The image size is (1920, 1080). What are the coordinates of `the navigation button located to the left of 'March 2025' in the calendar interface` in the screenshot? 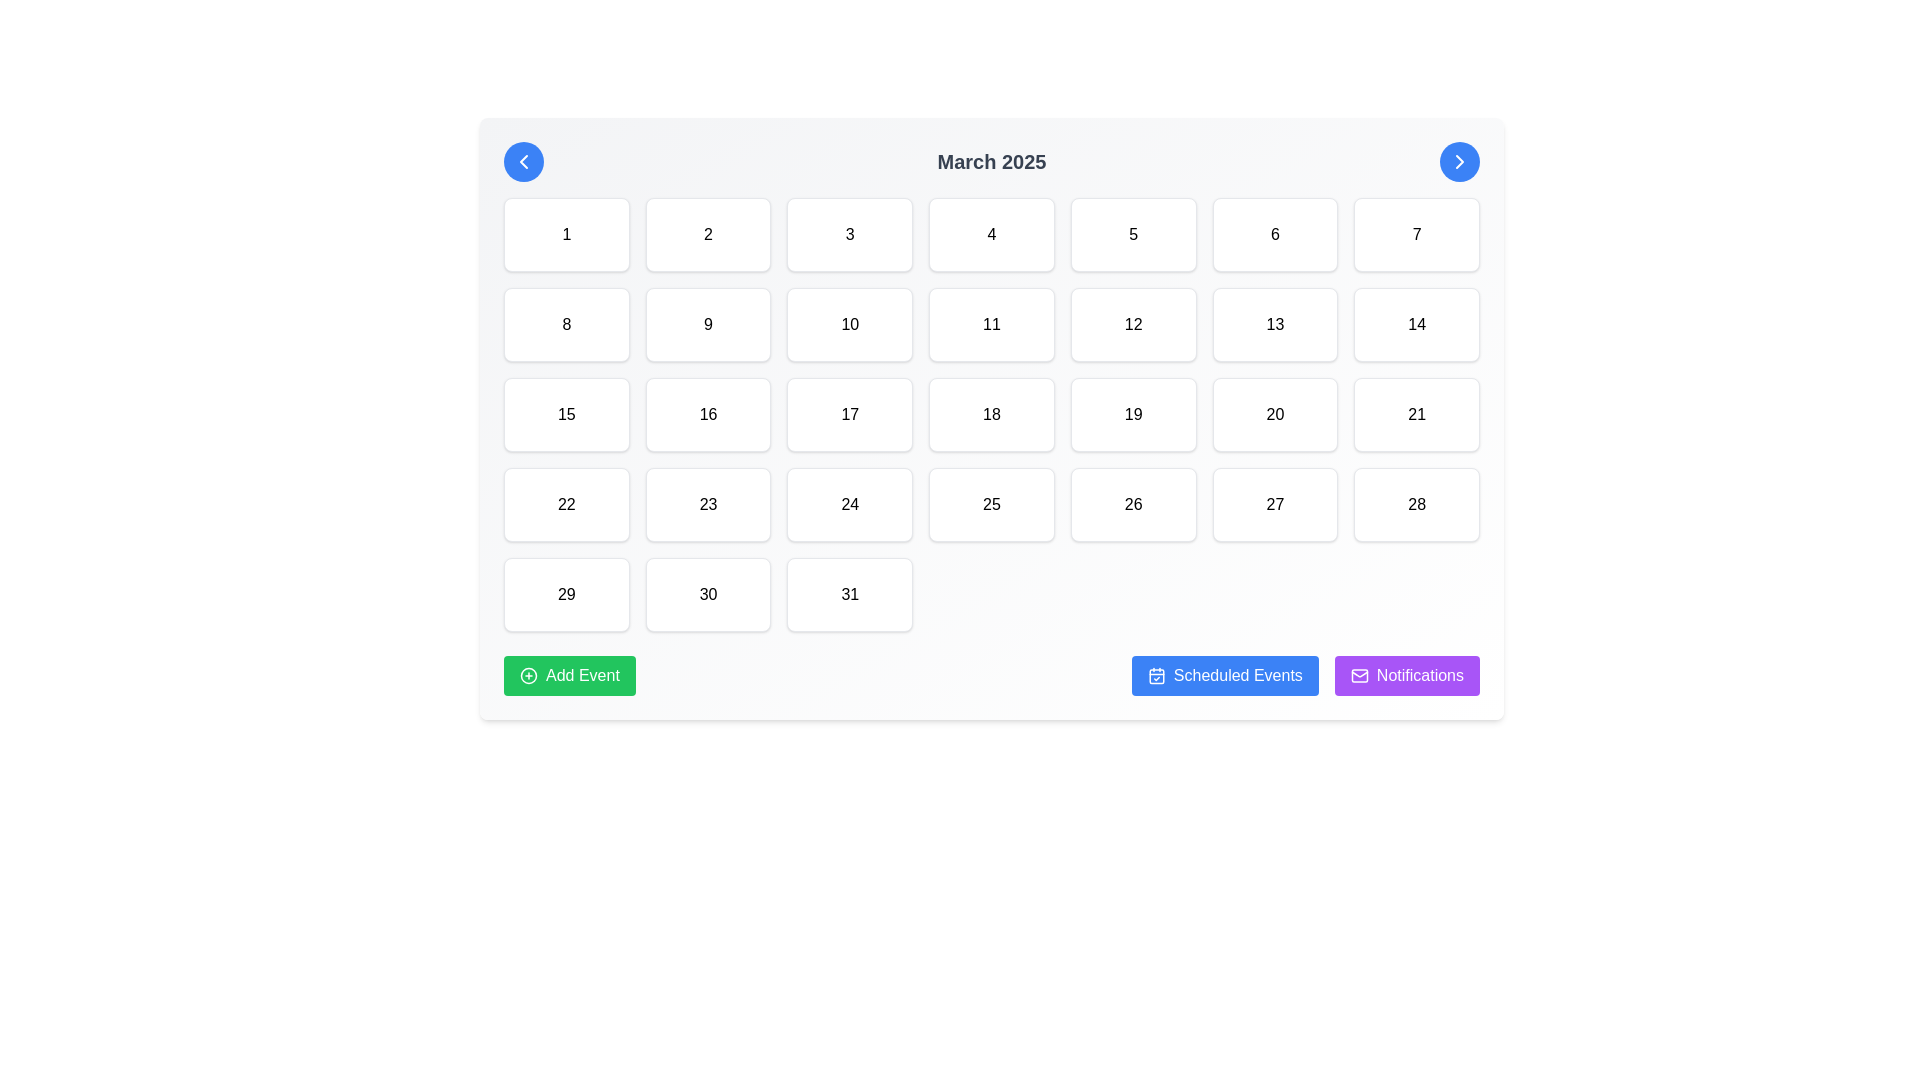 It's located at (523, 161).